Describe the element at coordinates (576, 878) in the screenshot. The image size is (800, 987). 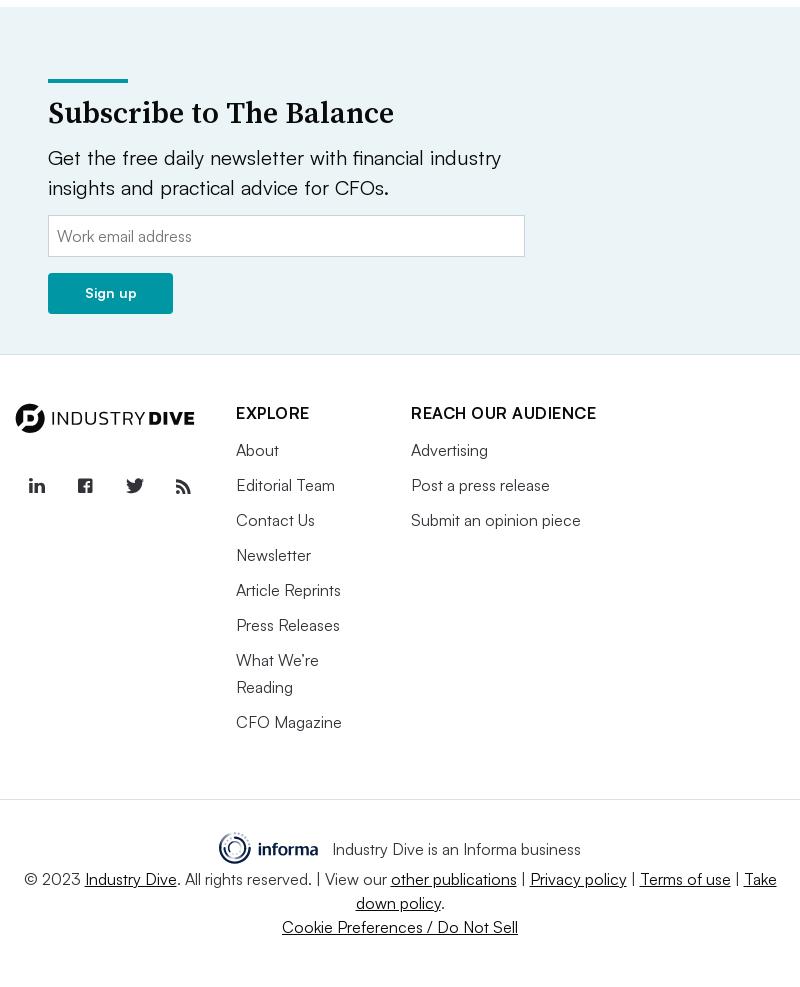
I see `'Privacy policy'` at that location.